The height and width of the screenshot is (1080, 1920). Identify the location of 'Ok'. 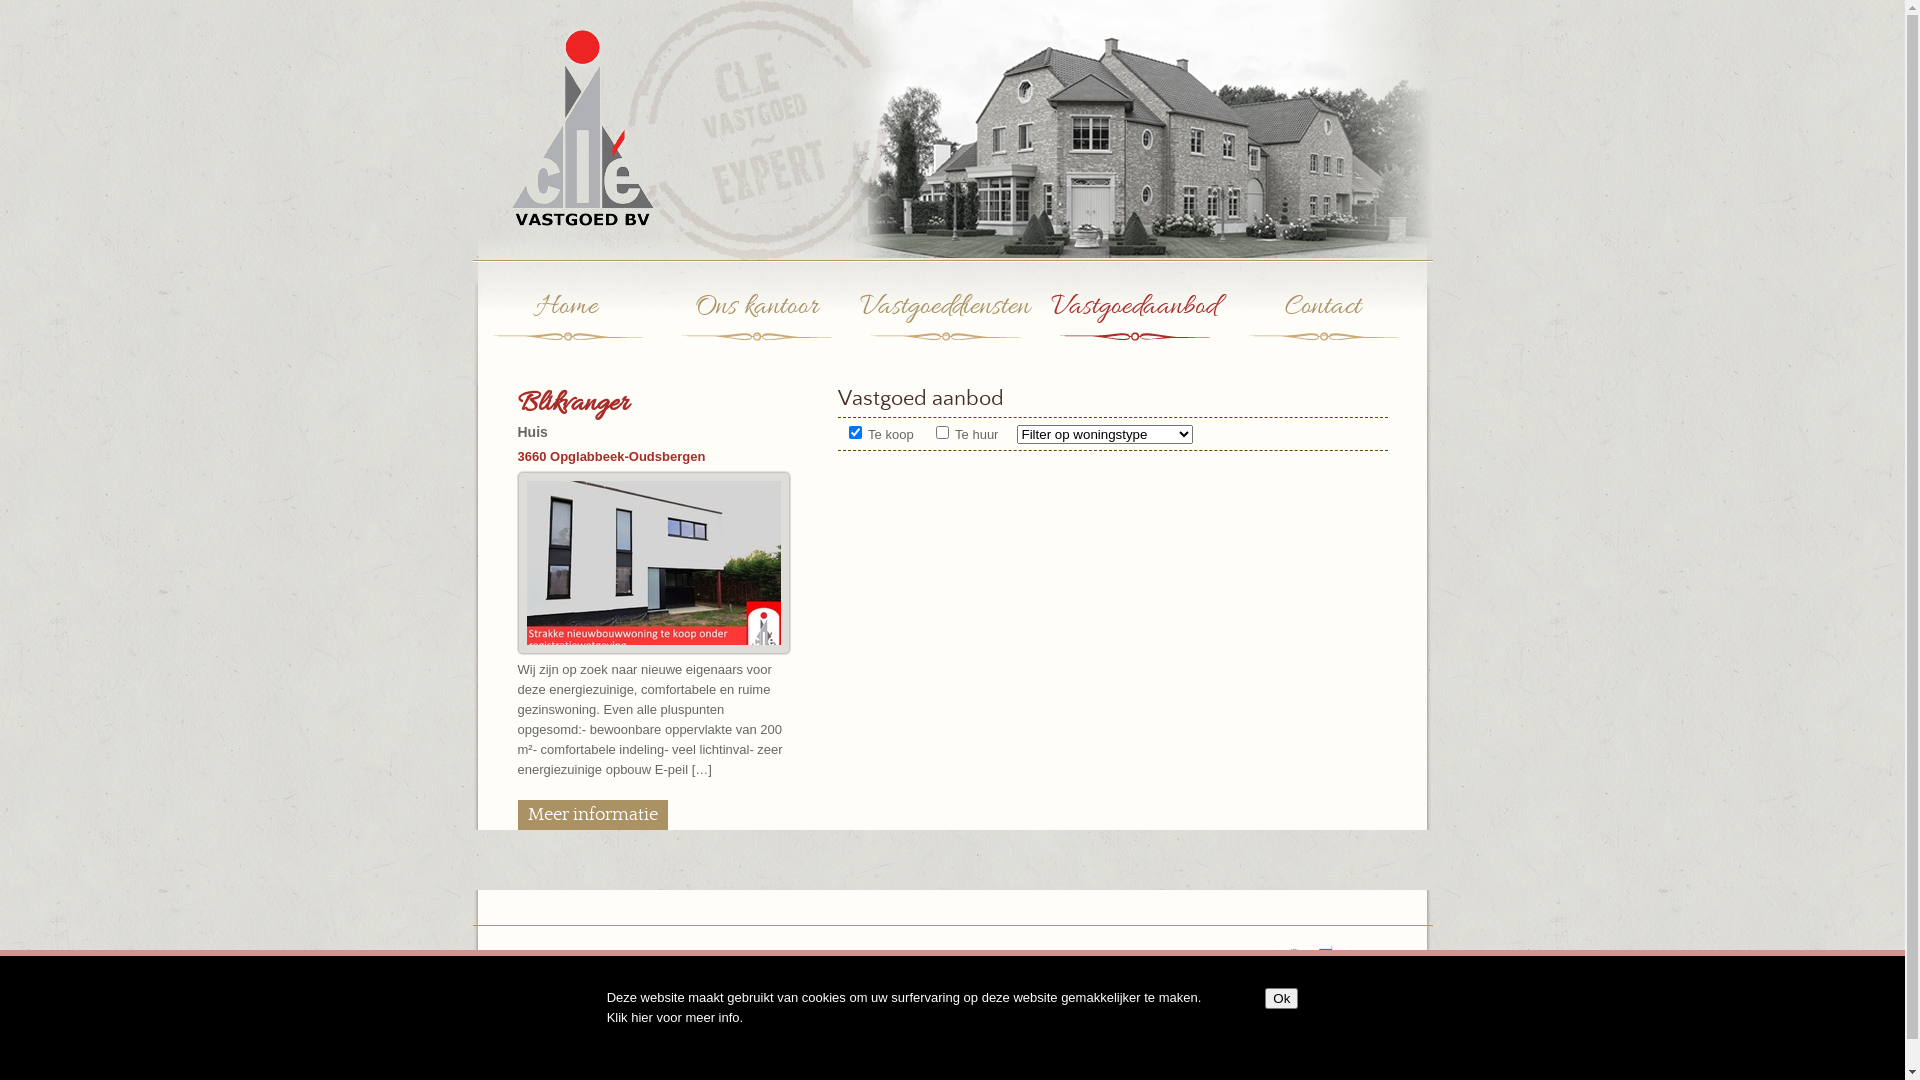
(1264, 998).